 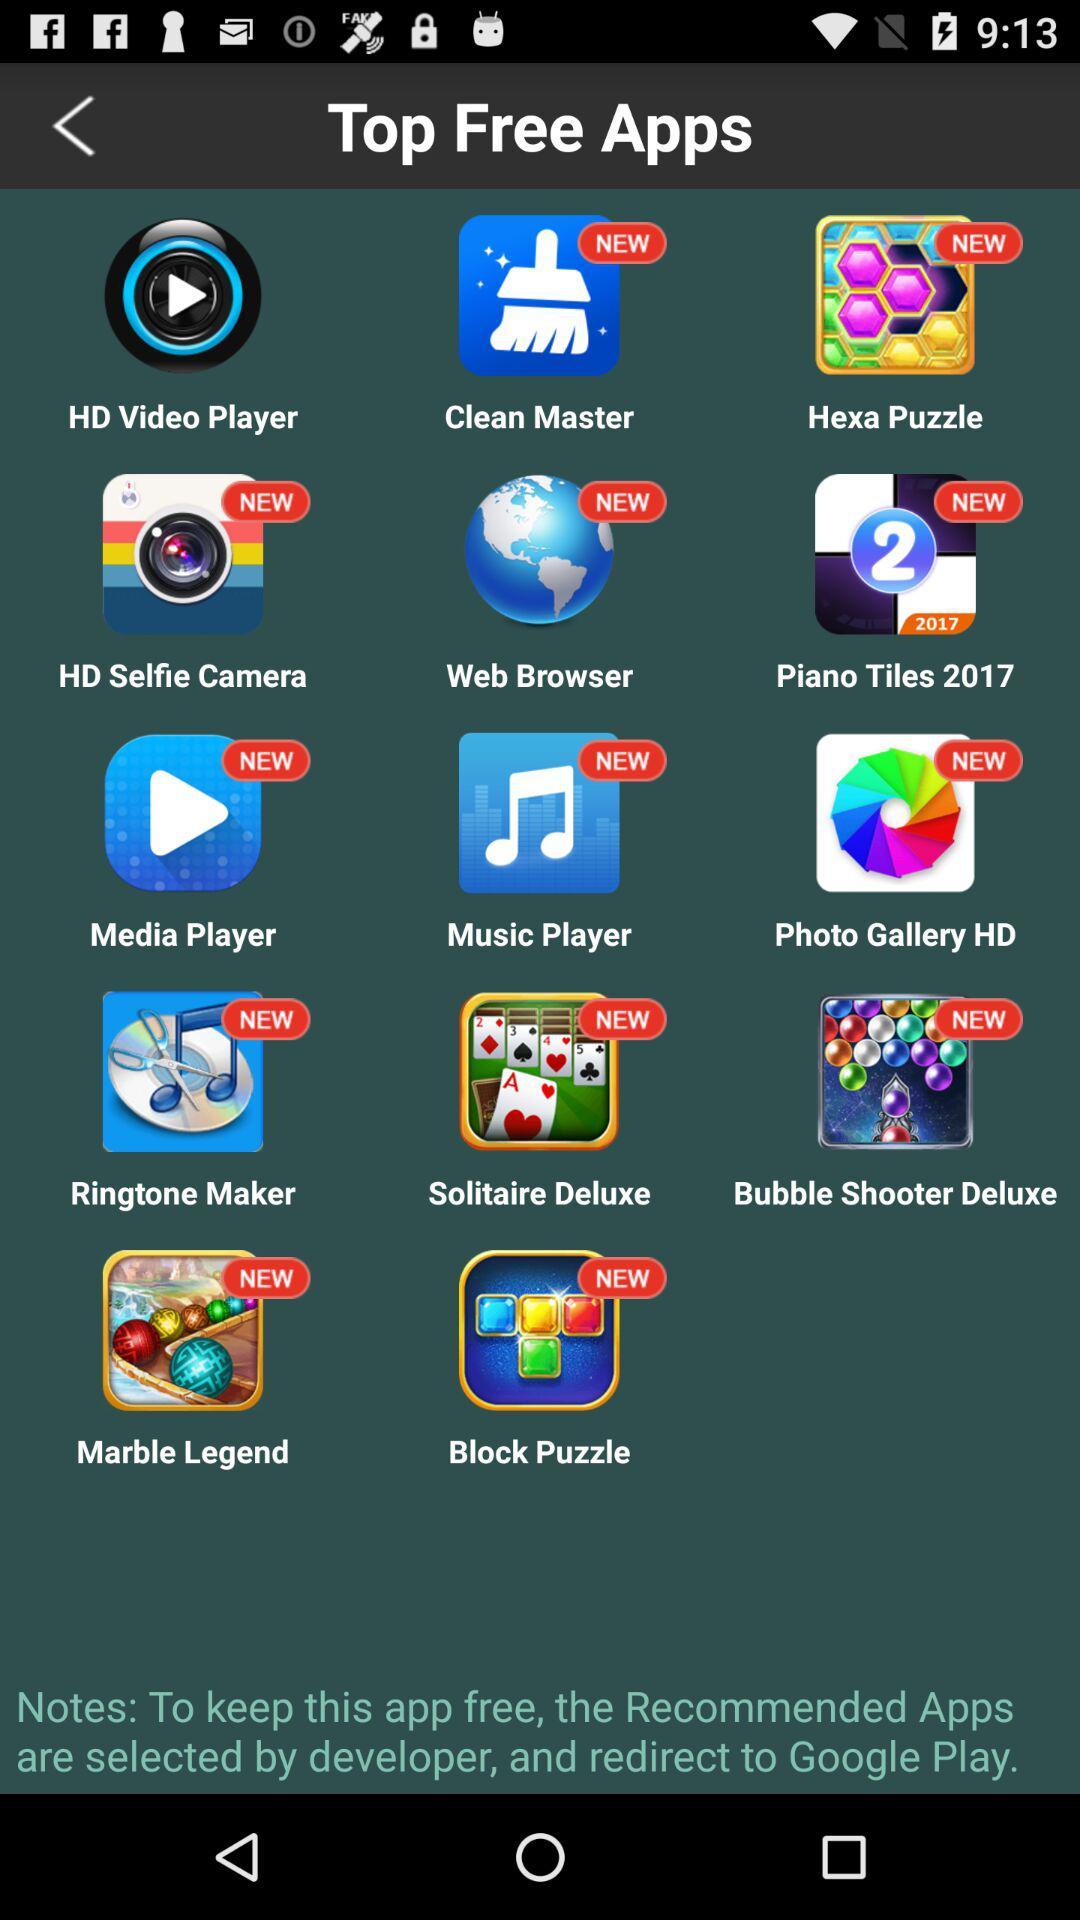 I want to click on the new which is above photo gallery hd image, so click(x=977, y=760).